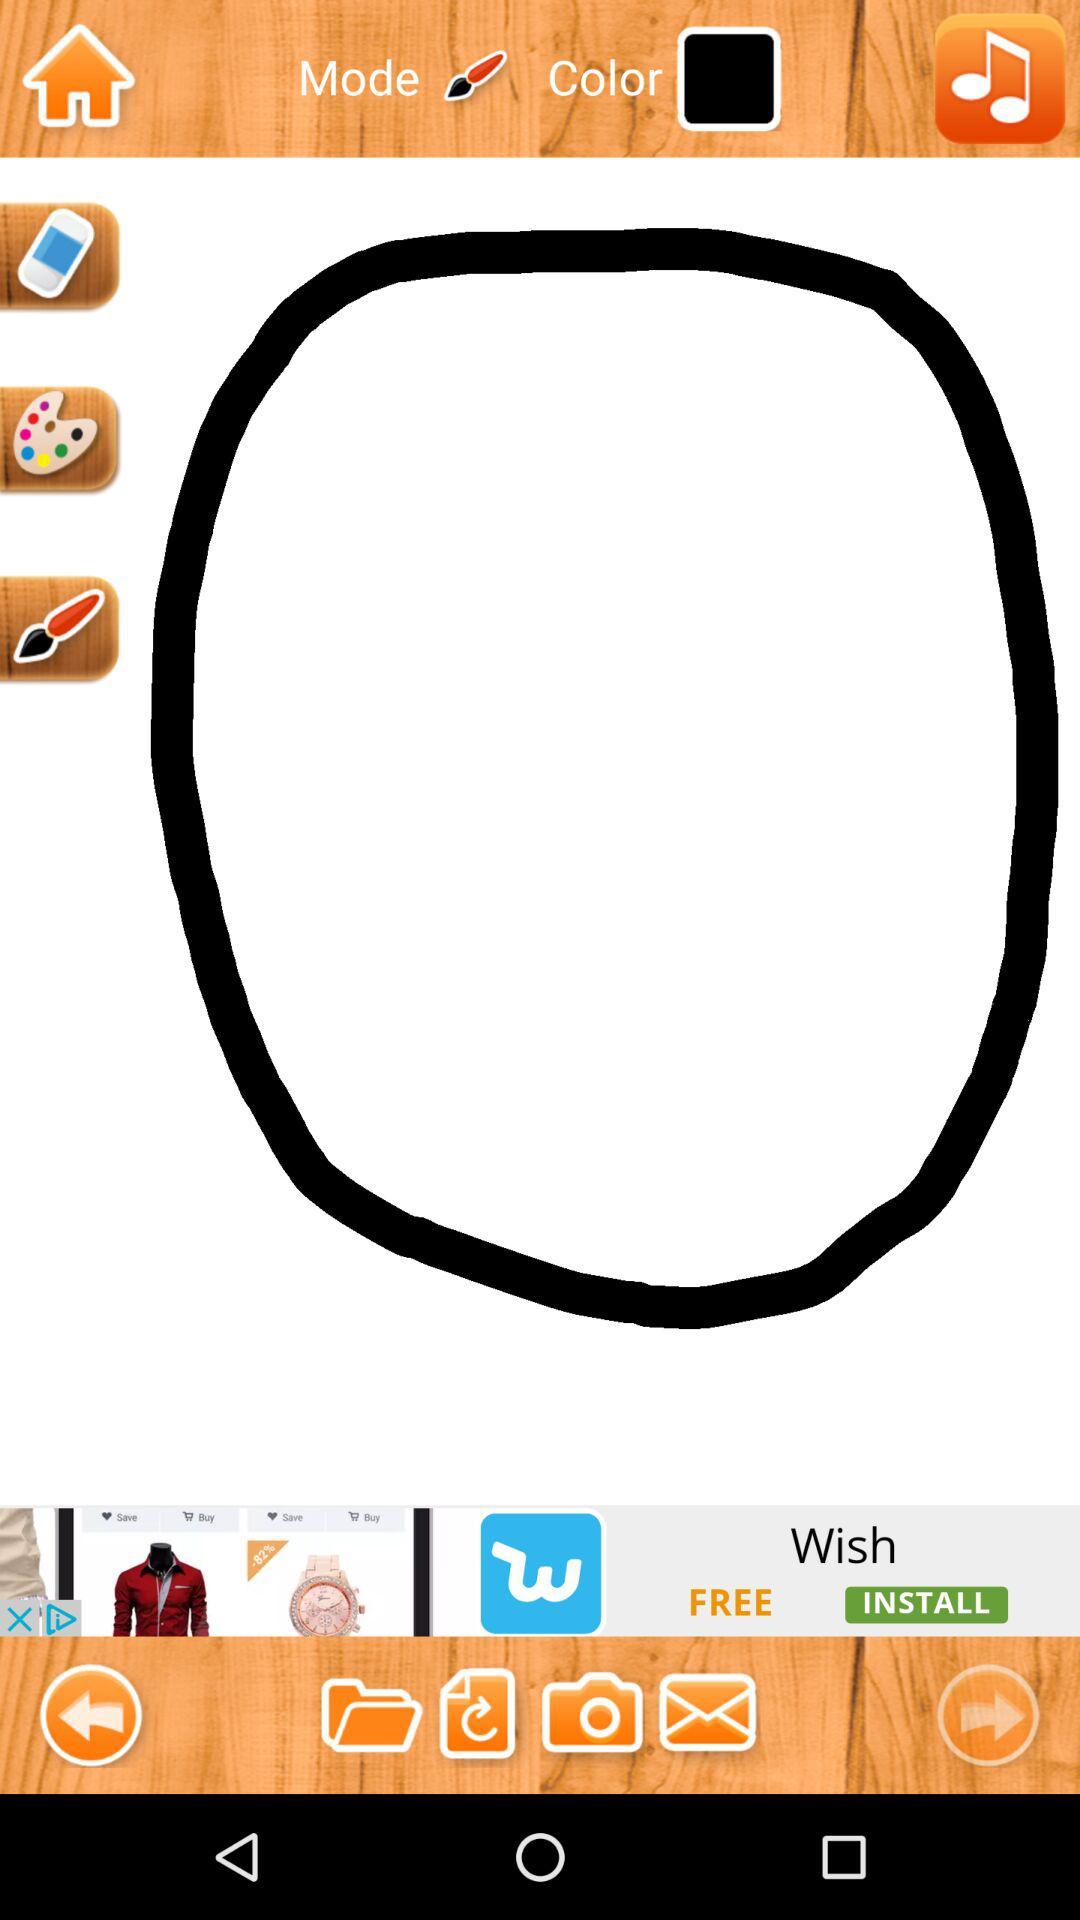  What do you see at coordinates (78, 78) in the screenshot?
I see `homepage` at bounding box center [78, 78].